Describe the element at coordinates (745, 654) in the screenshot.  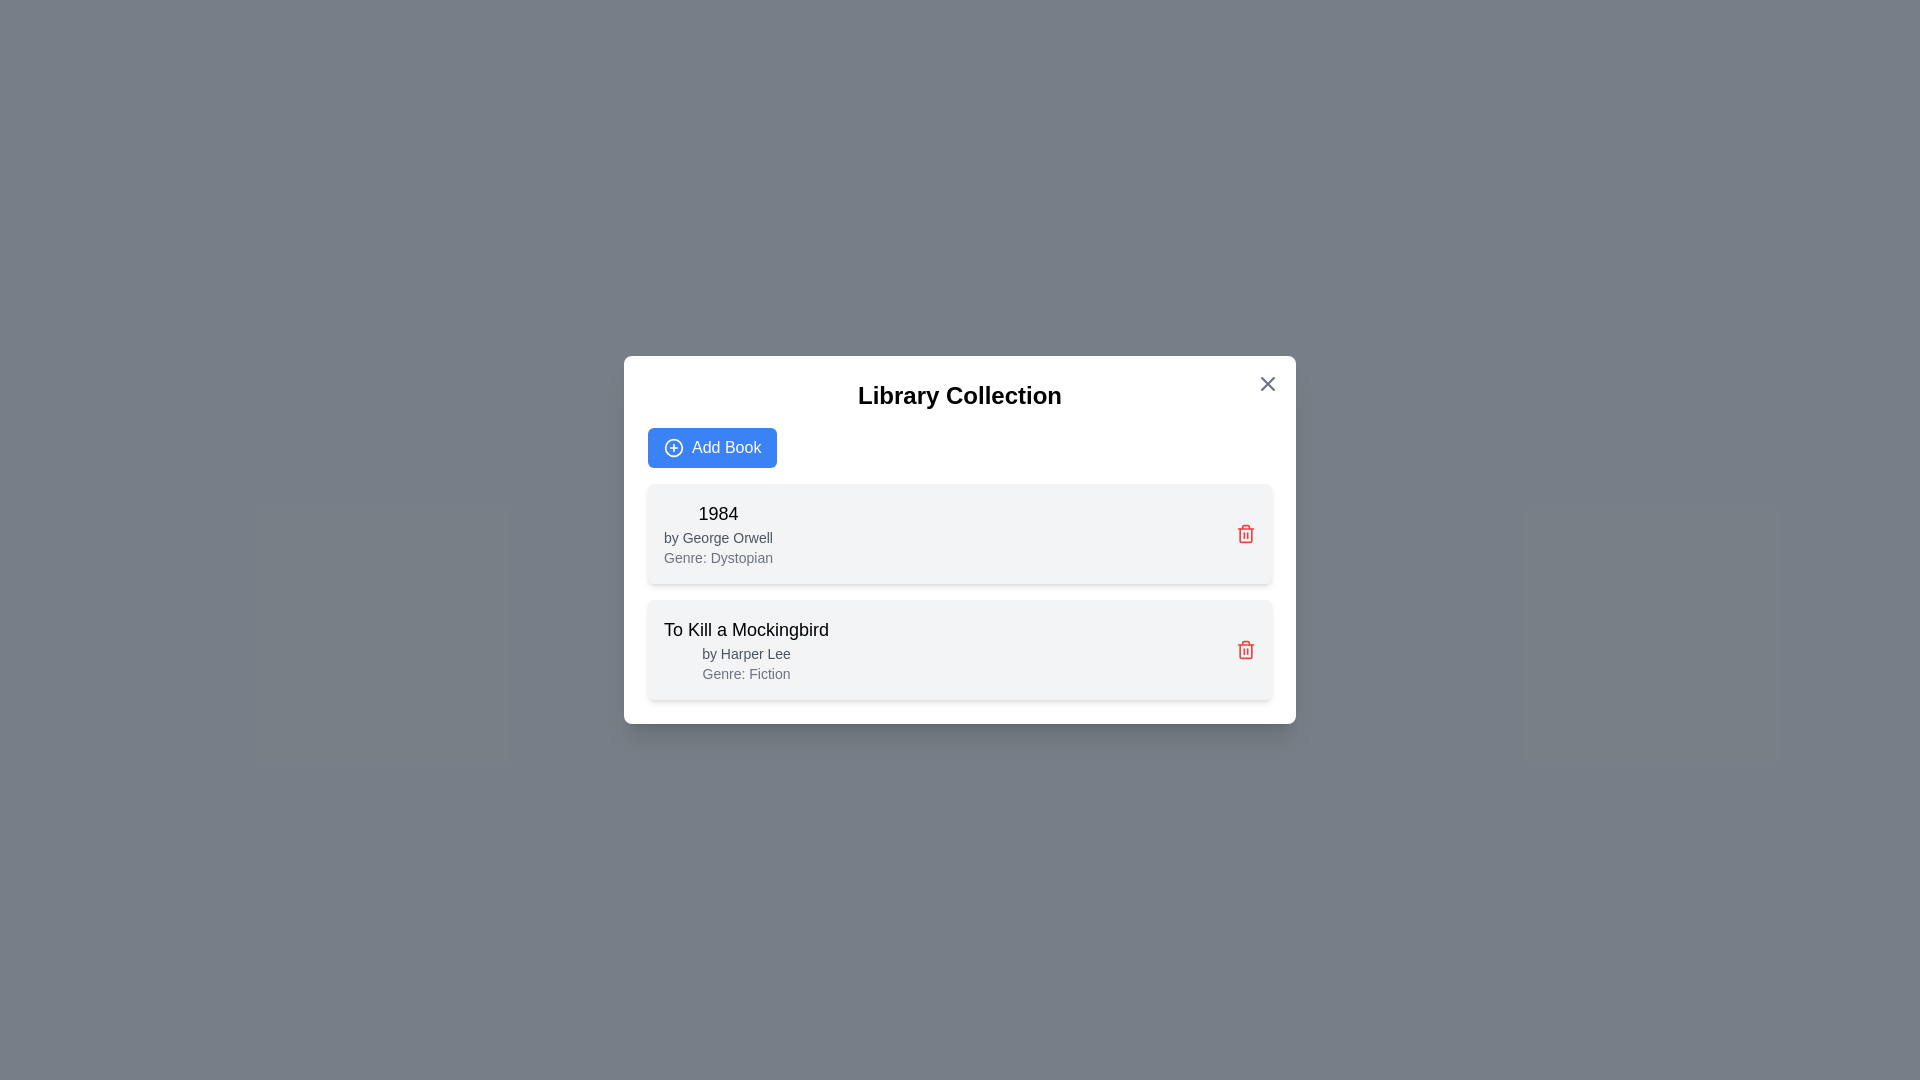
I see `the text label reading 'by Harper Lee.' which is styled in grayish color and positioned under the title 'To Kill a Mockingbird.'` at that location.